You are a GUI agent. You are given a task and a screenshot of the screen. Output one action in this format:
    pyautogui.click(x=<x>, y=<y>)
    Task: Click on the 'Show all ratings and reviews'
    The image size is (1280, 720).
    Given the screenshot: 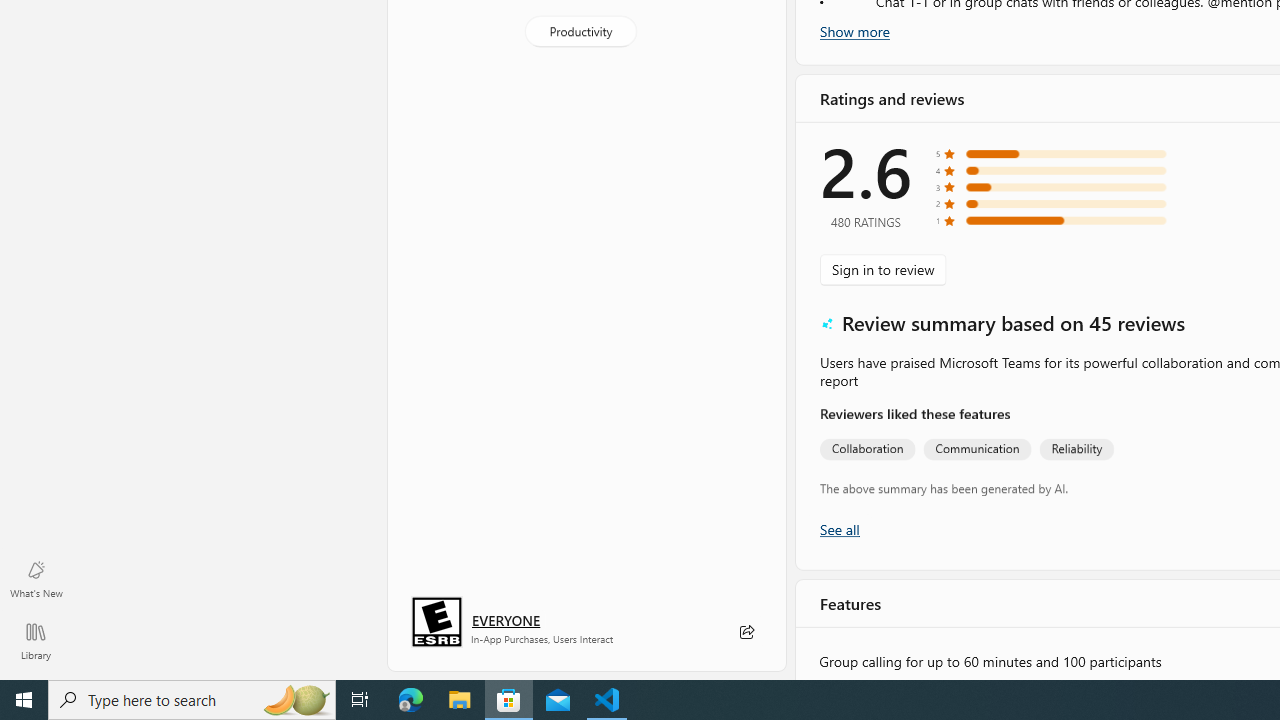 What is the action you would take?
    pyautogui.click(x=839, y=528)
    